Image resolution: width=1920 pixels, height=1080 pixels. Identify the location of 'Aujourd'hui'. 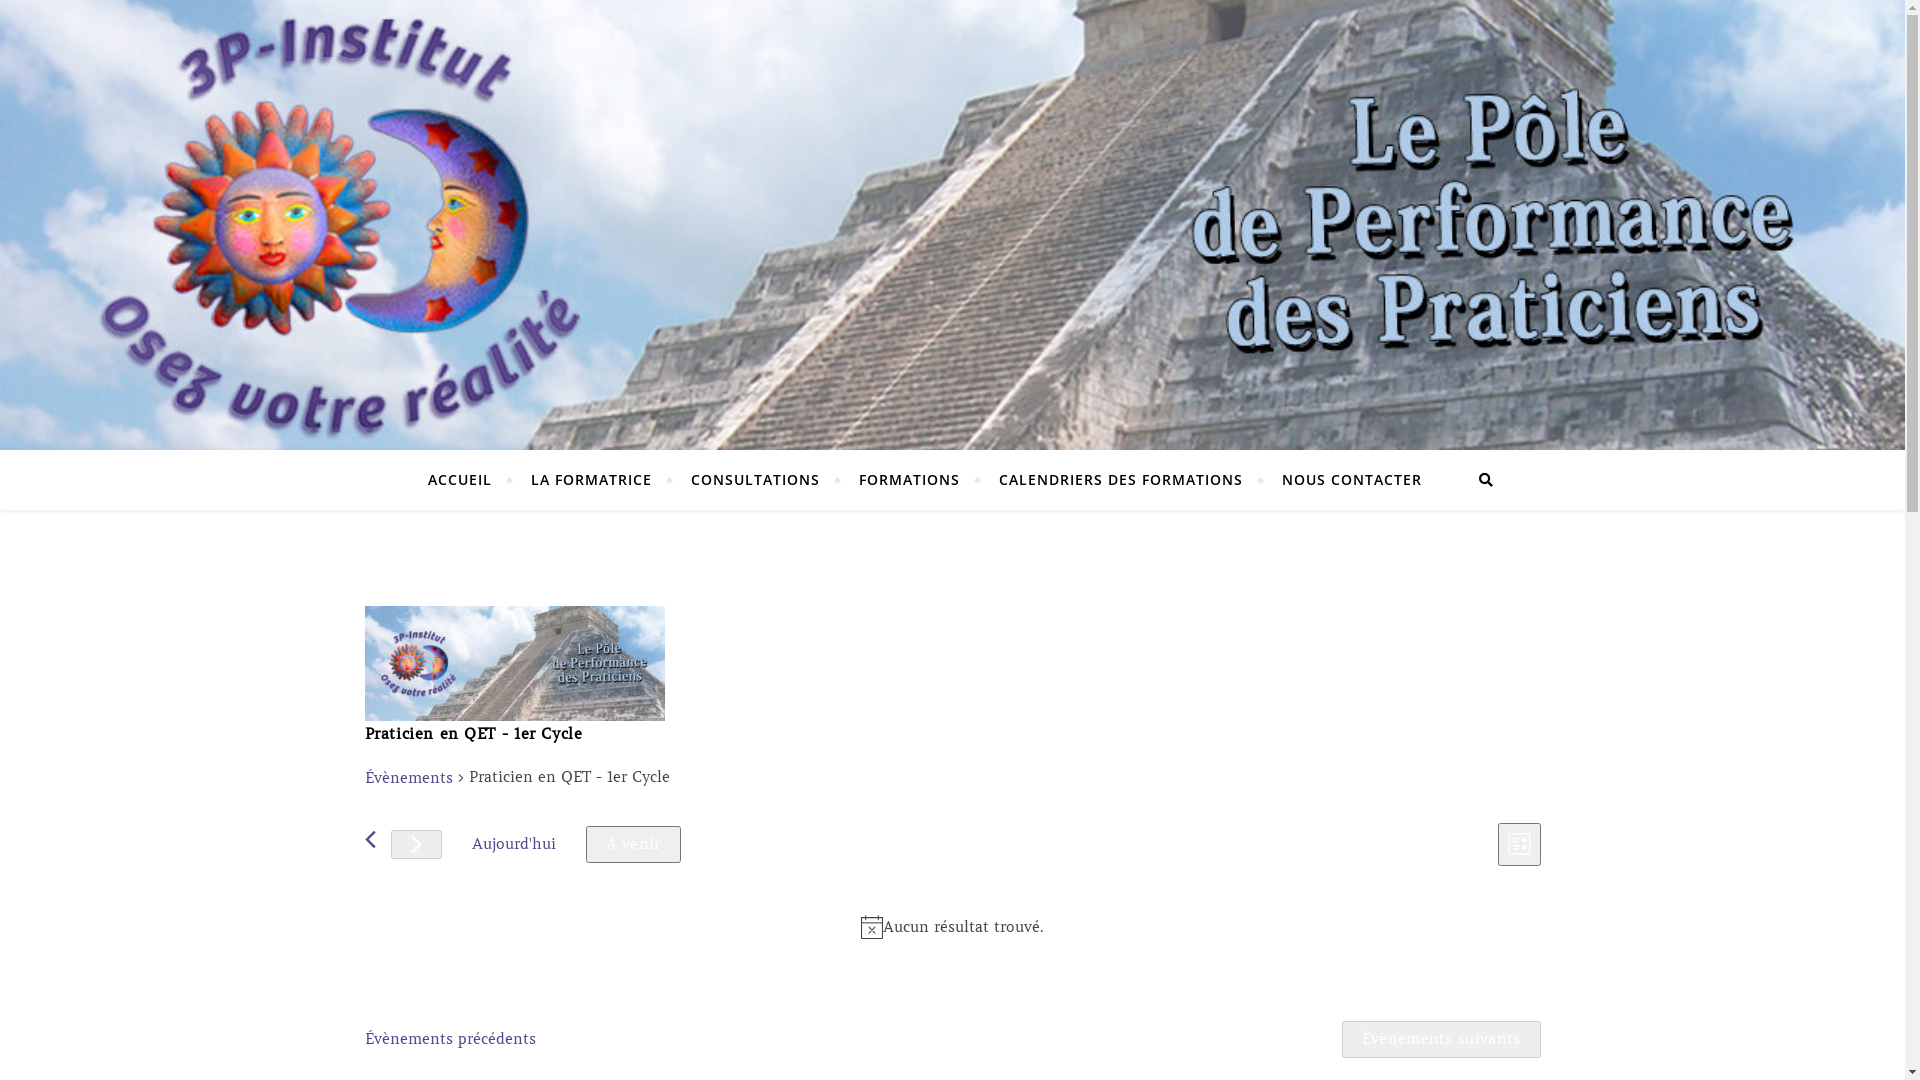
(513, 844).